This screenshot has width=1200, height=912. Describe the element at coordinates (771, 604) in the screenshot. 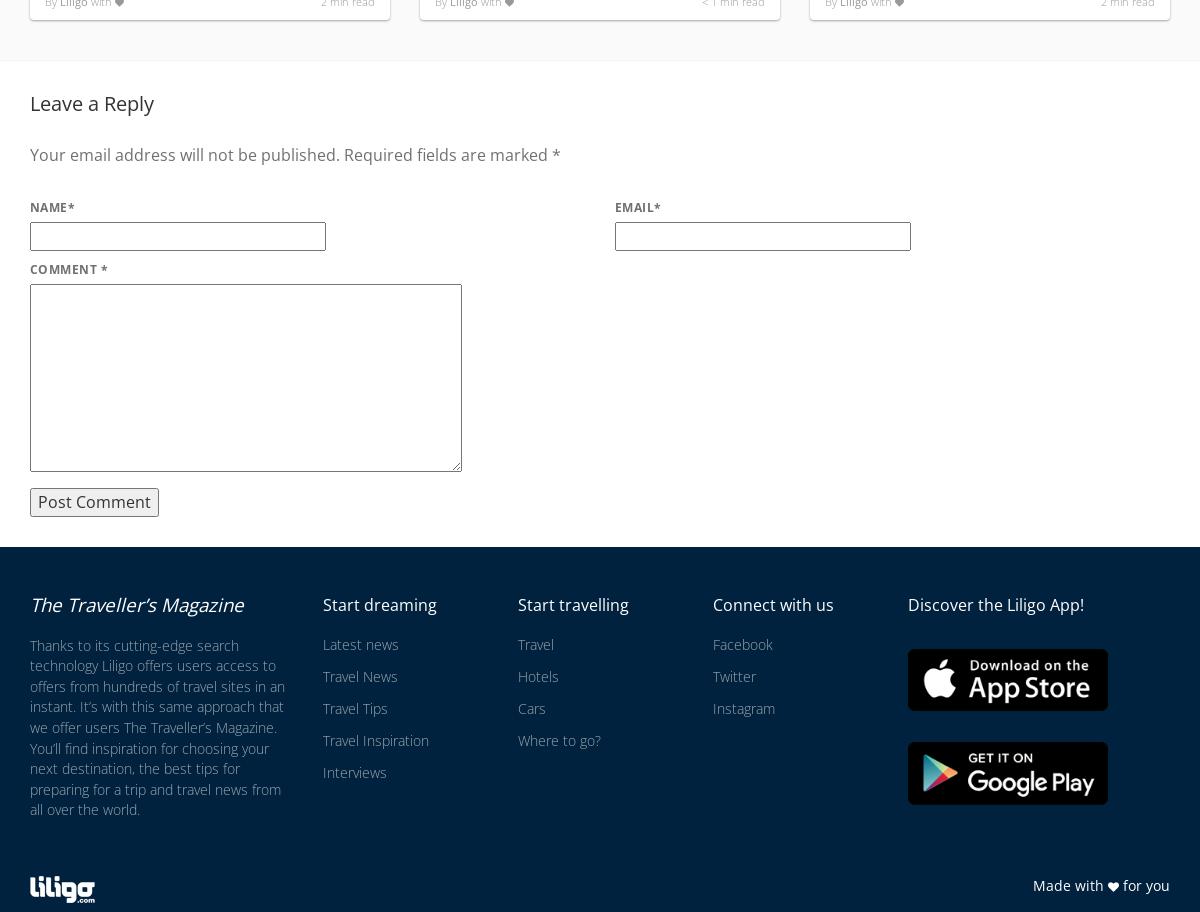

I see `'Connect with us'` at that location.